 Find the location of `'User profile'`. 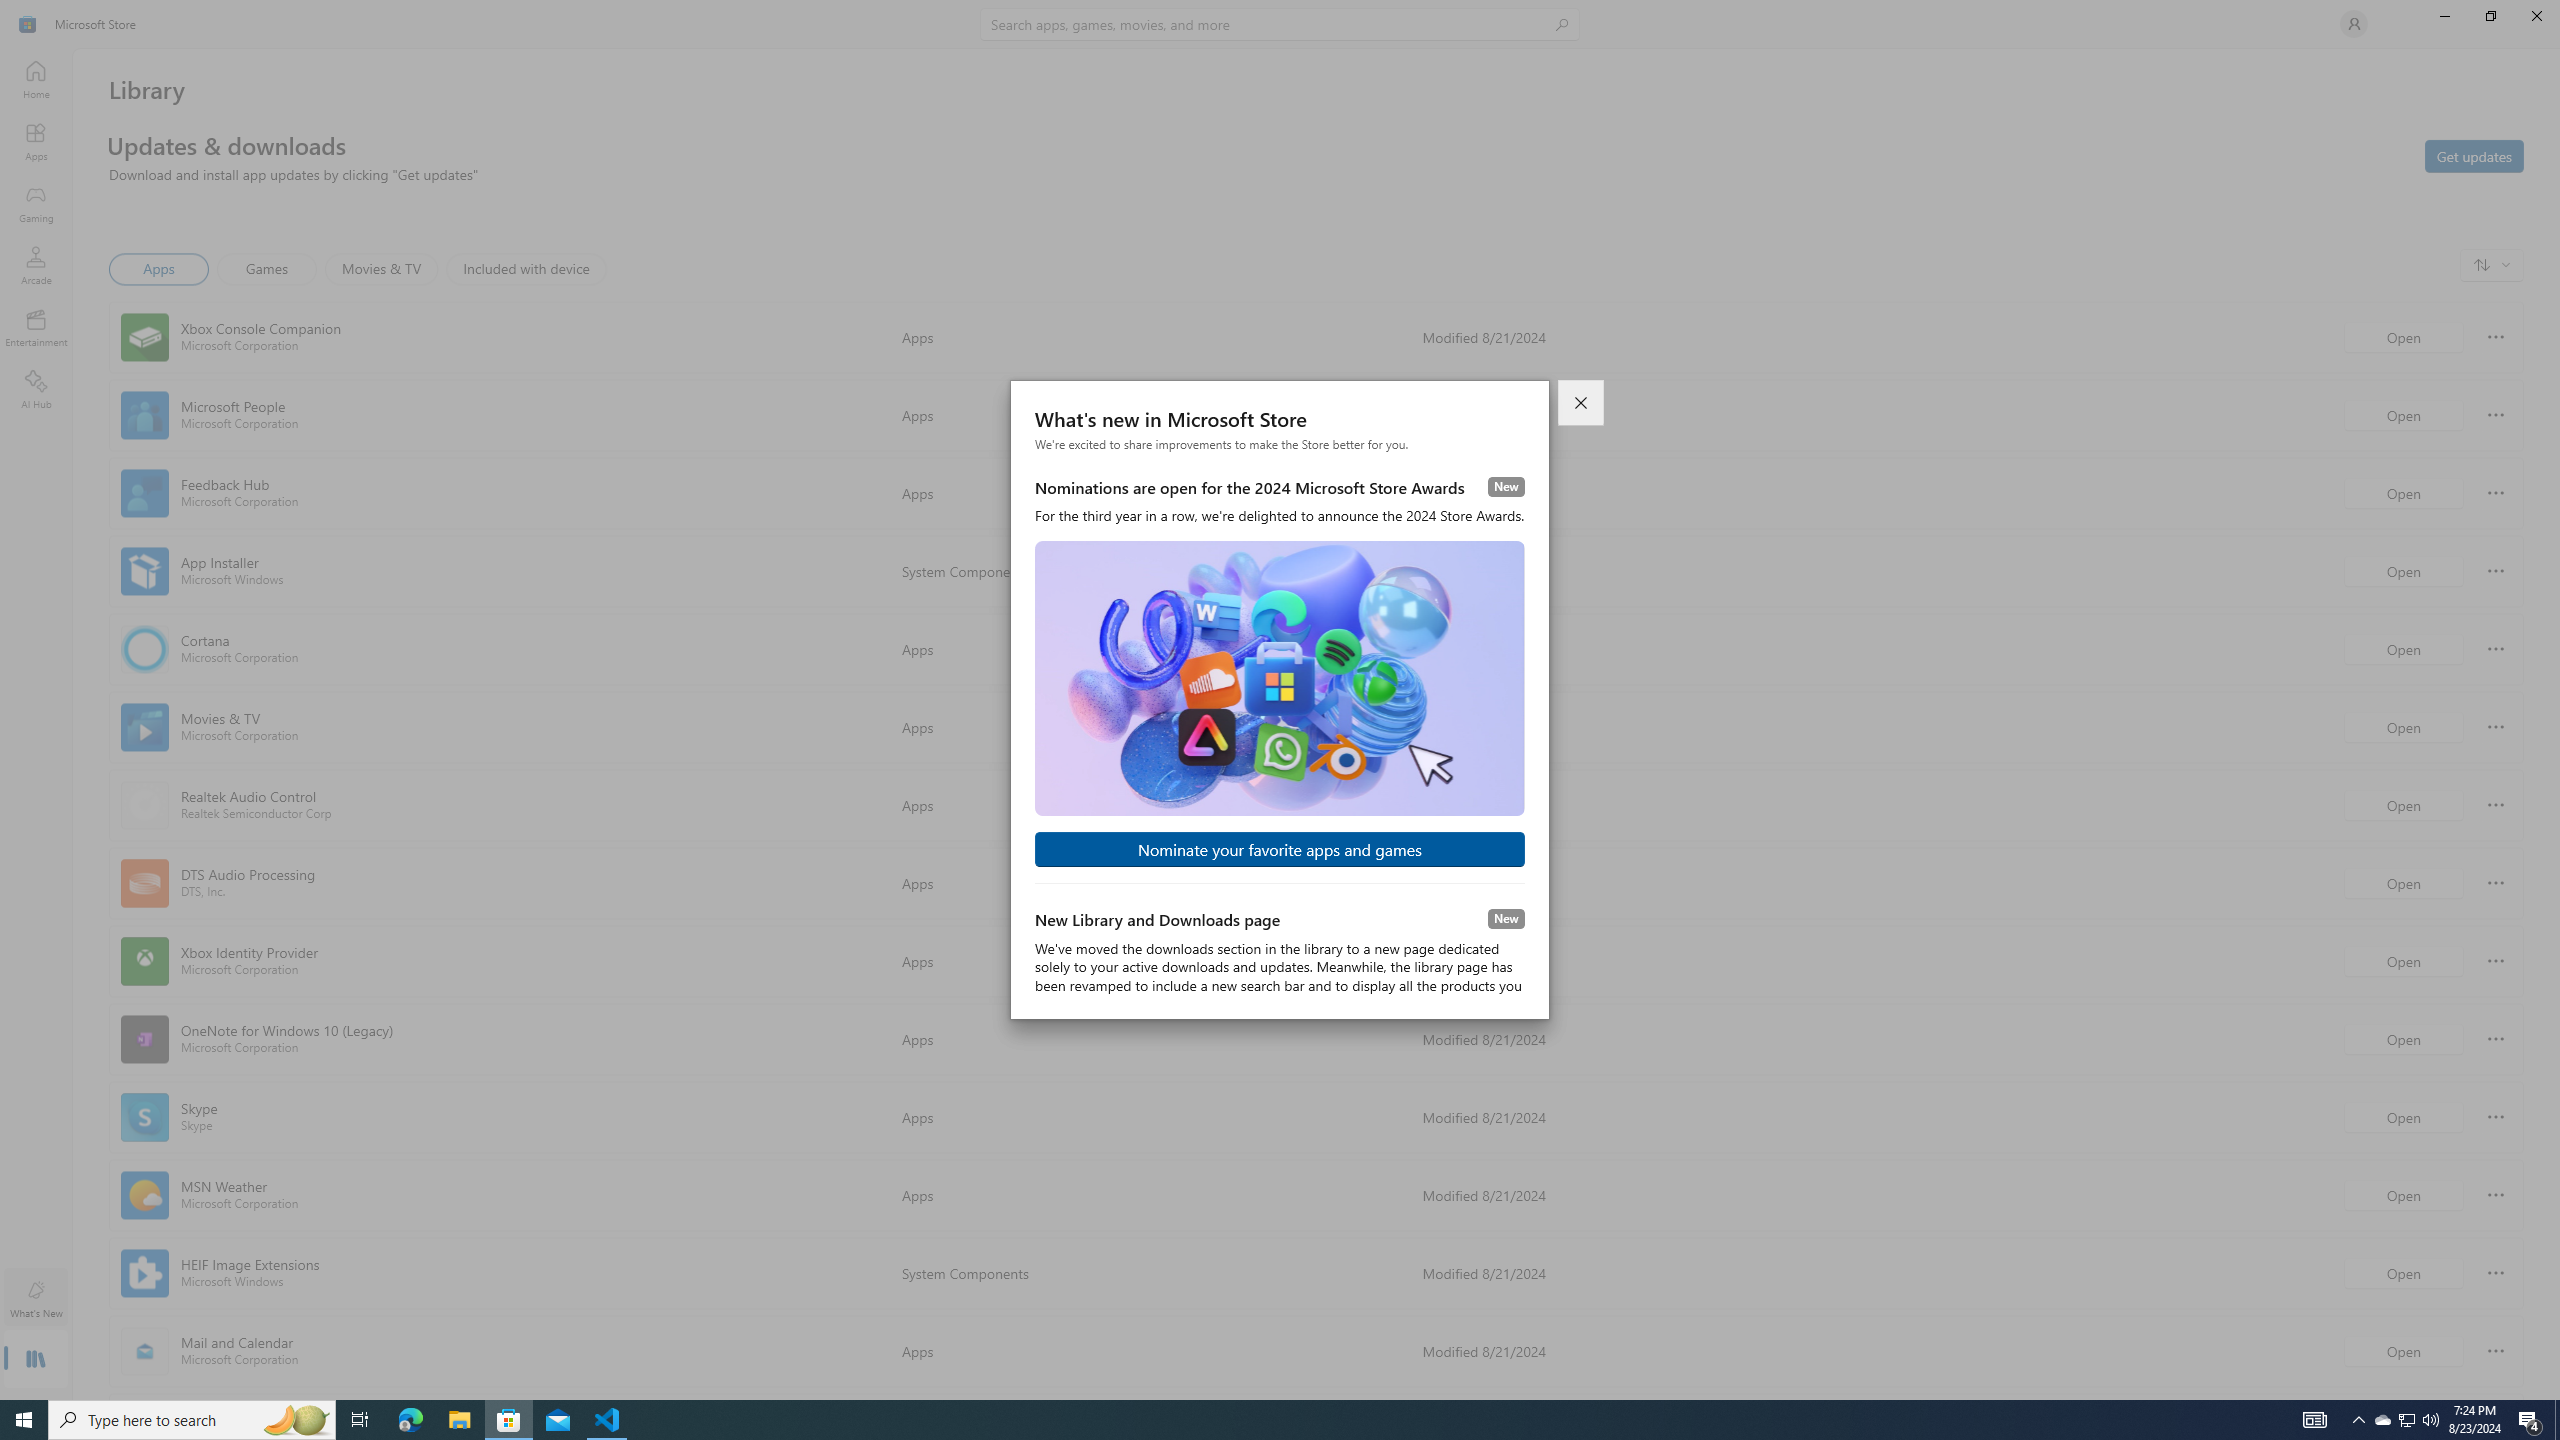

'User profile' is located at coordinates (2352, 22).